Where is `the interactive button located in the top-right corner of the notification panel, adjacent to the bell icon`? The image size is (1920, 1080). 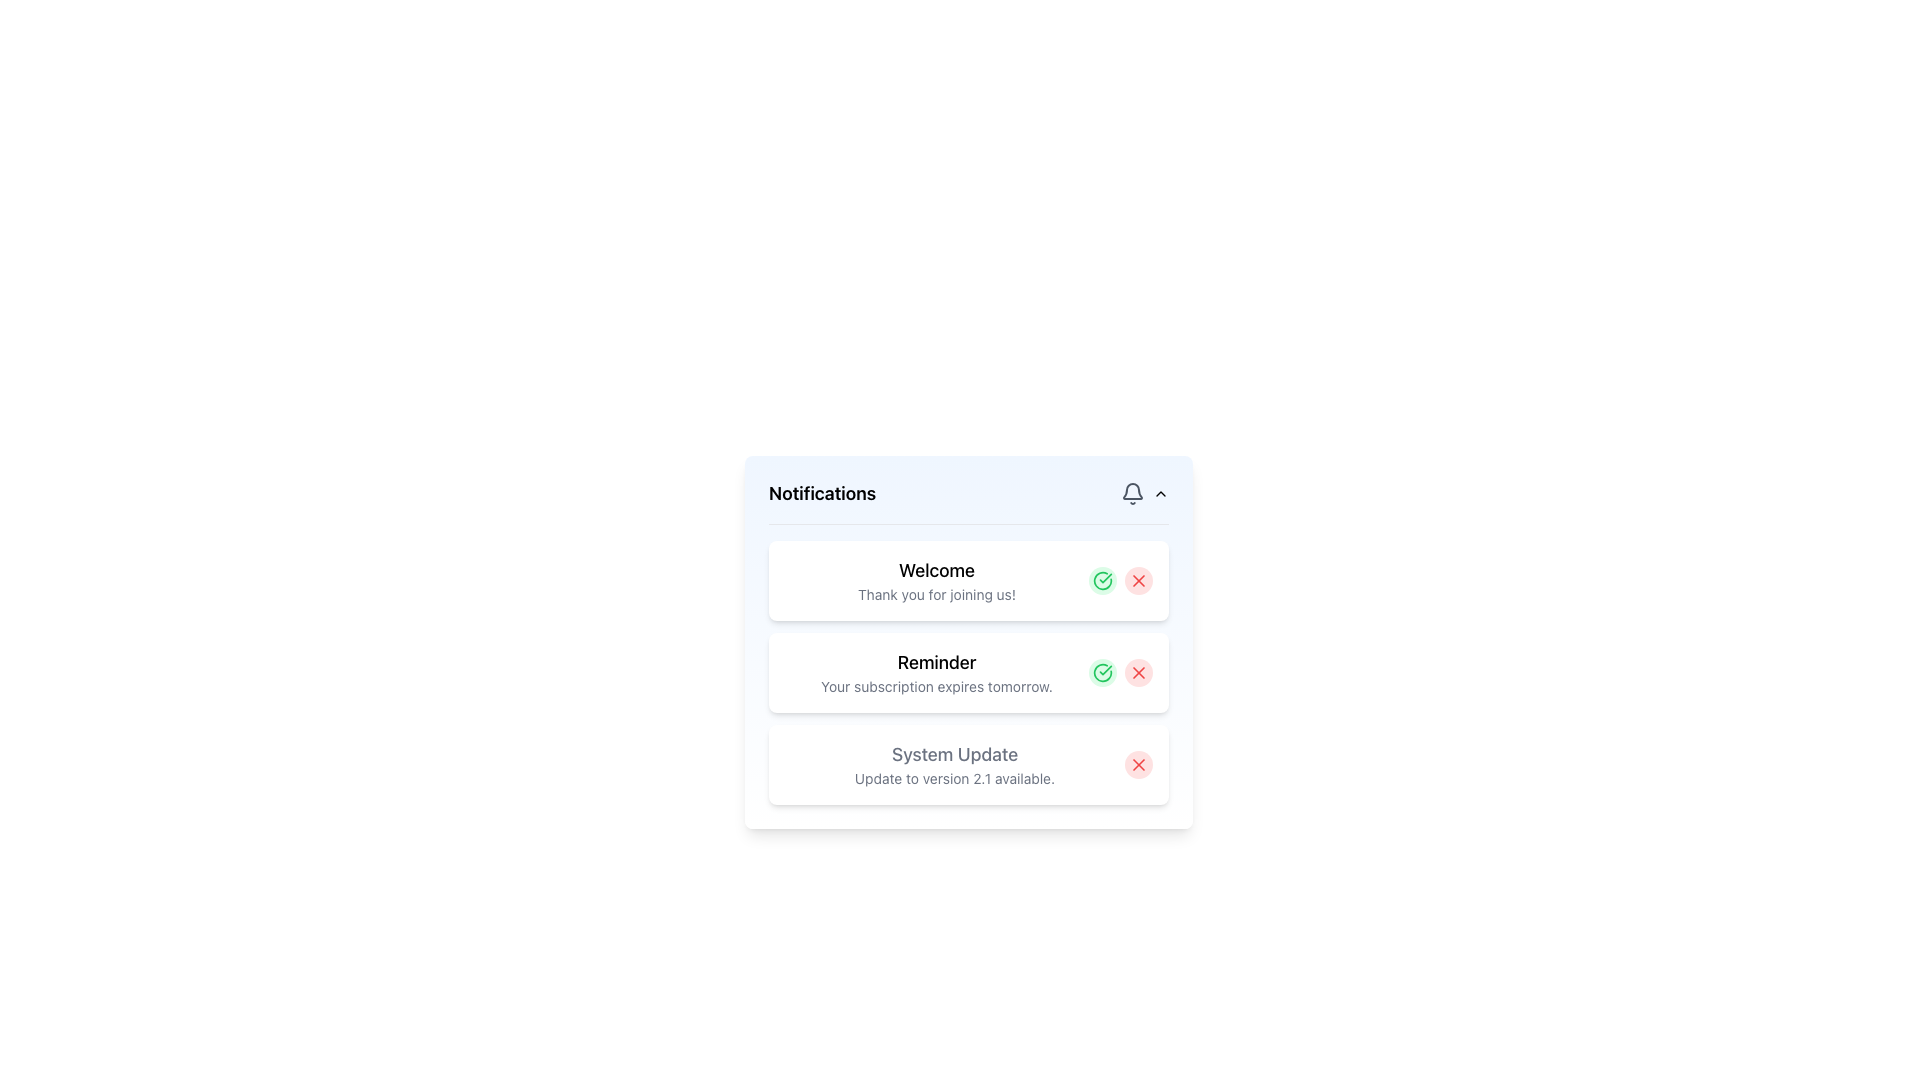 the interactive button located in the top-right corner of the notification panel, adjacent to the bell icon is located at coordinates (1161, 493).